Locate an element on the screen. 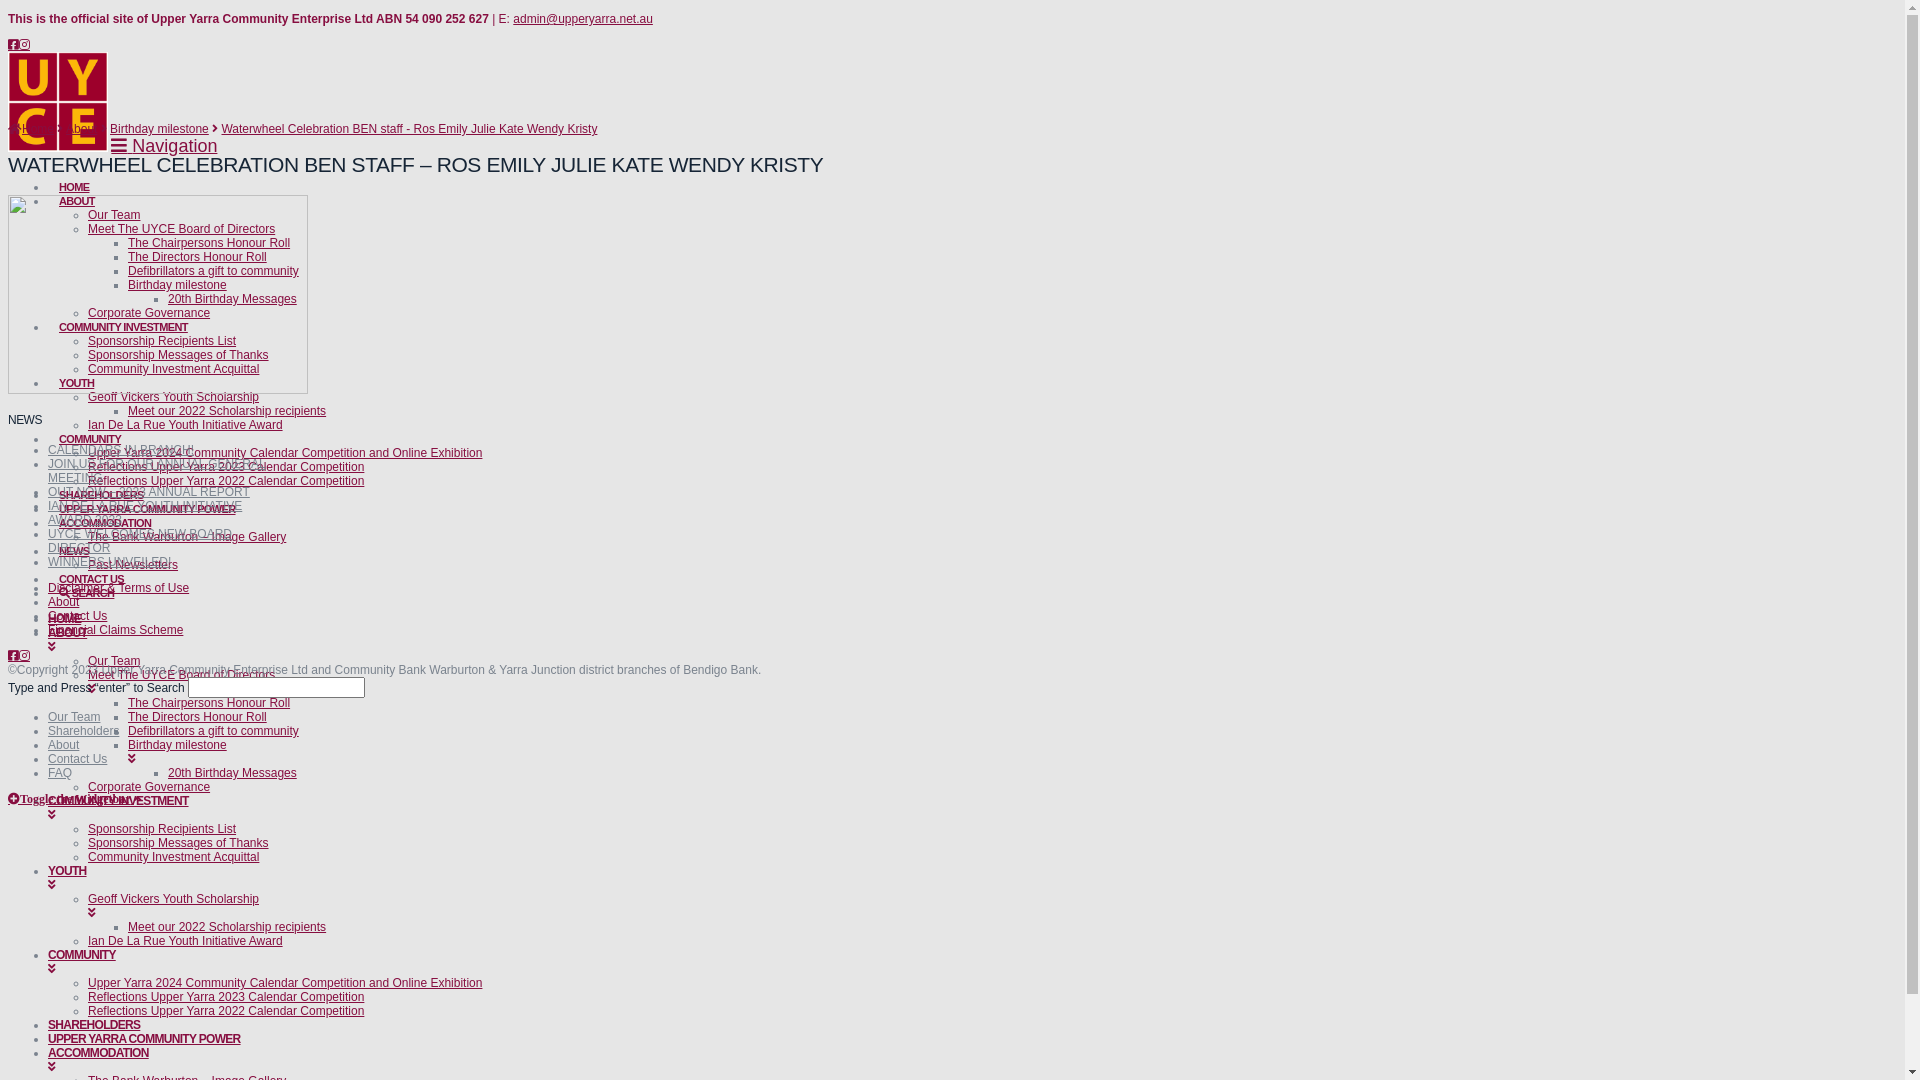 This screenshot has height=1080, width=1920. 'ACCOMMODATION' is located at coordinates (104, 516).